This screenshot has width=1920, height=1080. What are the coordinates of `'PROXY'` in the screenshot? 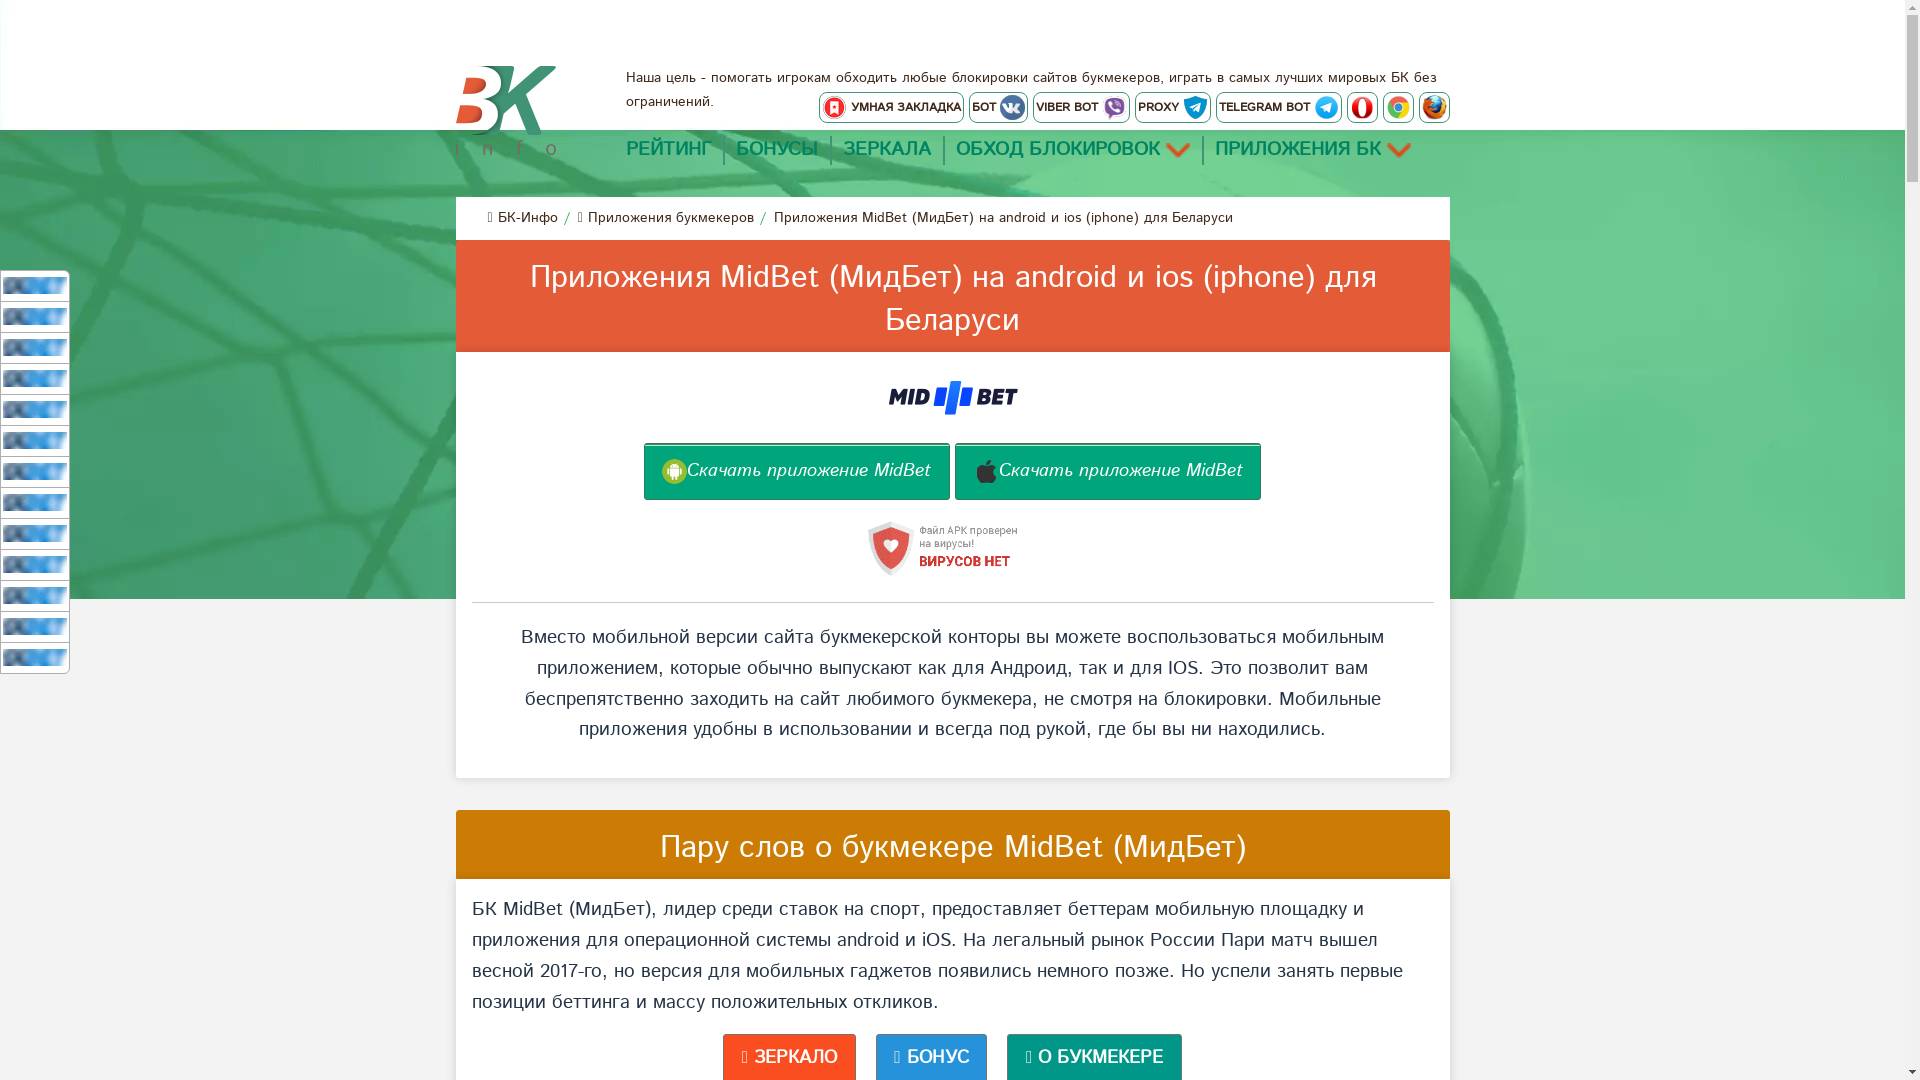 It's located at (1171, 107).